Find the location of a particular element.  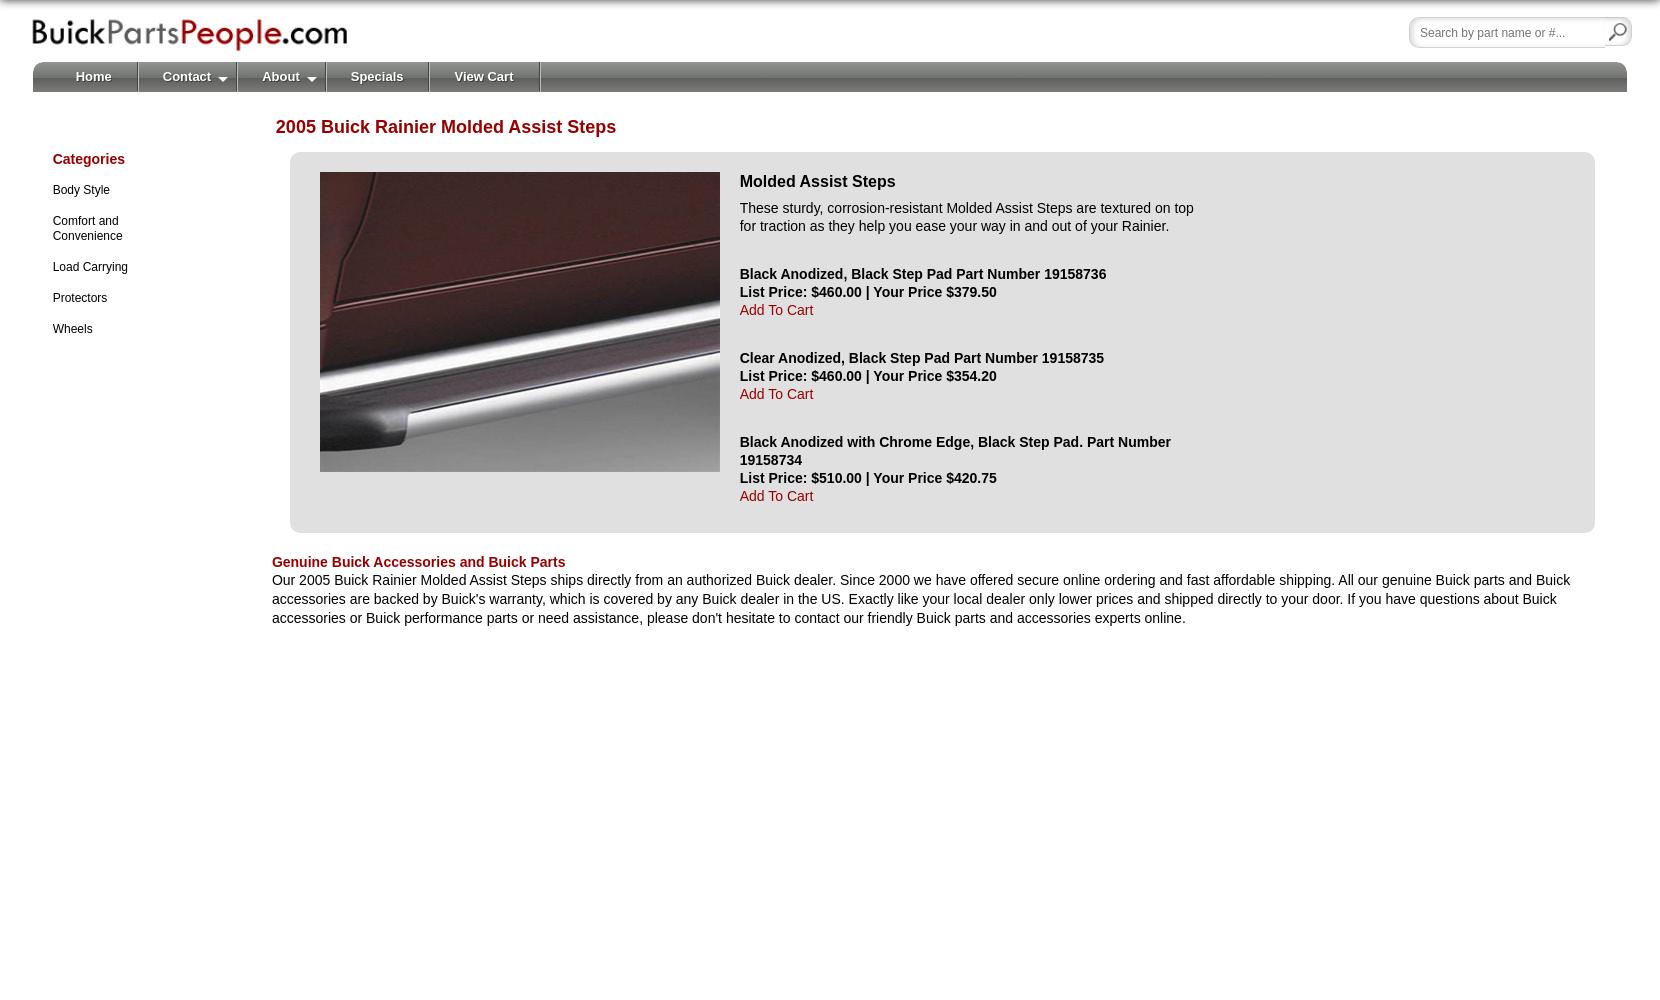

'These sturdy, corrosion-resistant Molded Assist Steps are textured on top for traction as they help you ease your way in and out of your Rainier.' is located at coordinates (965, 215).